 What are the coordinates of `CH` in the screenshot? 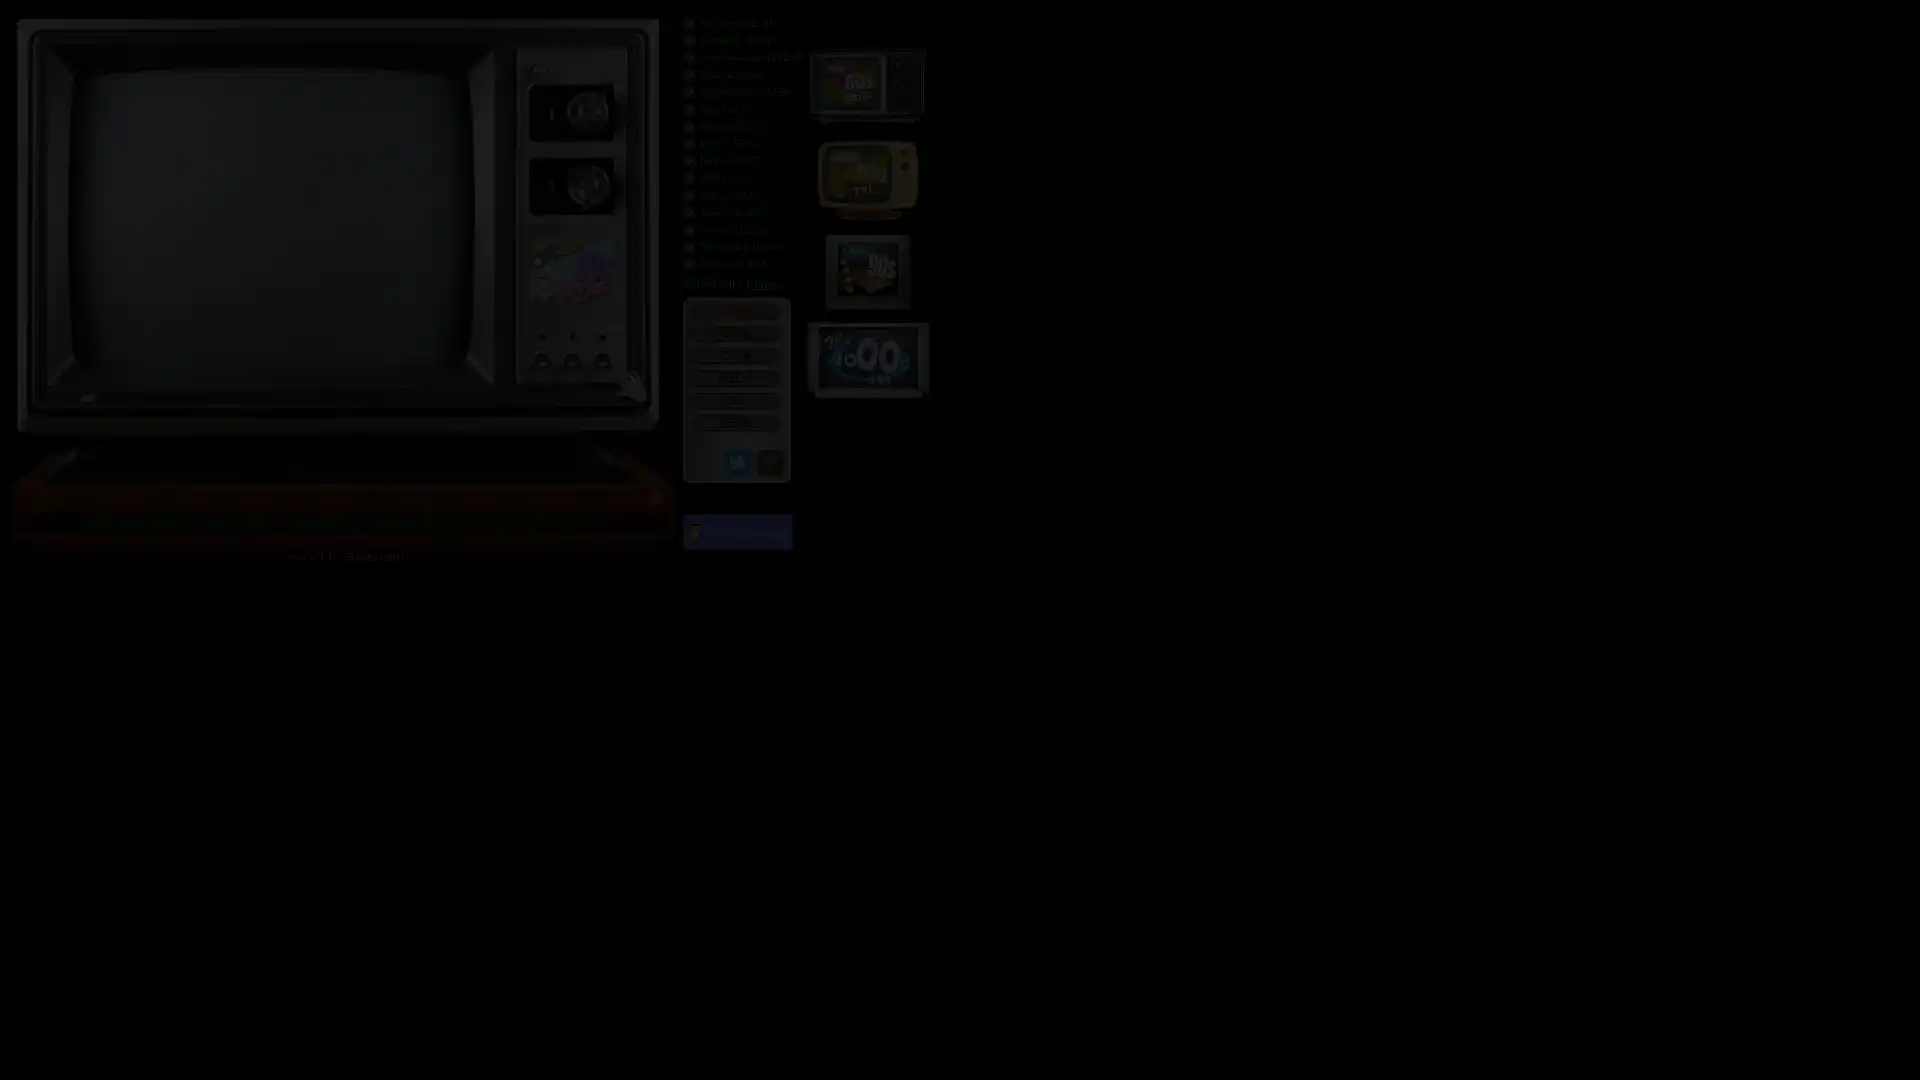 It's located at (734, 354).